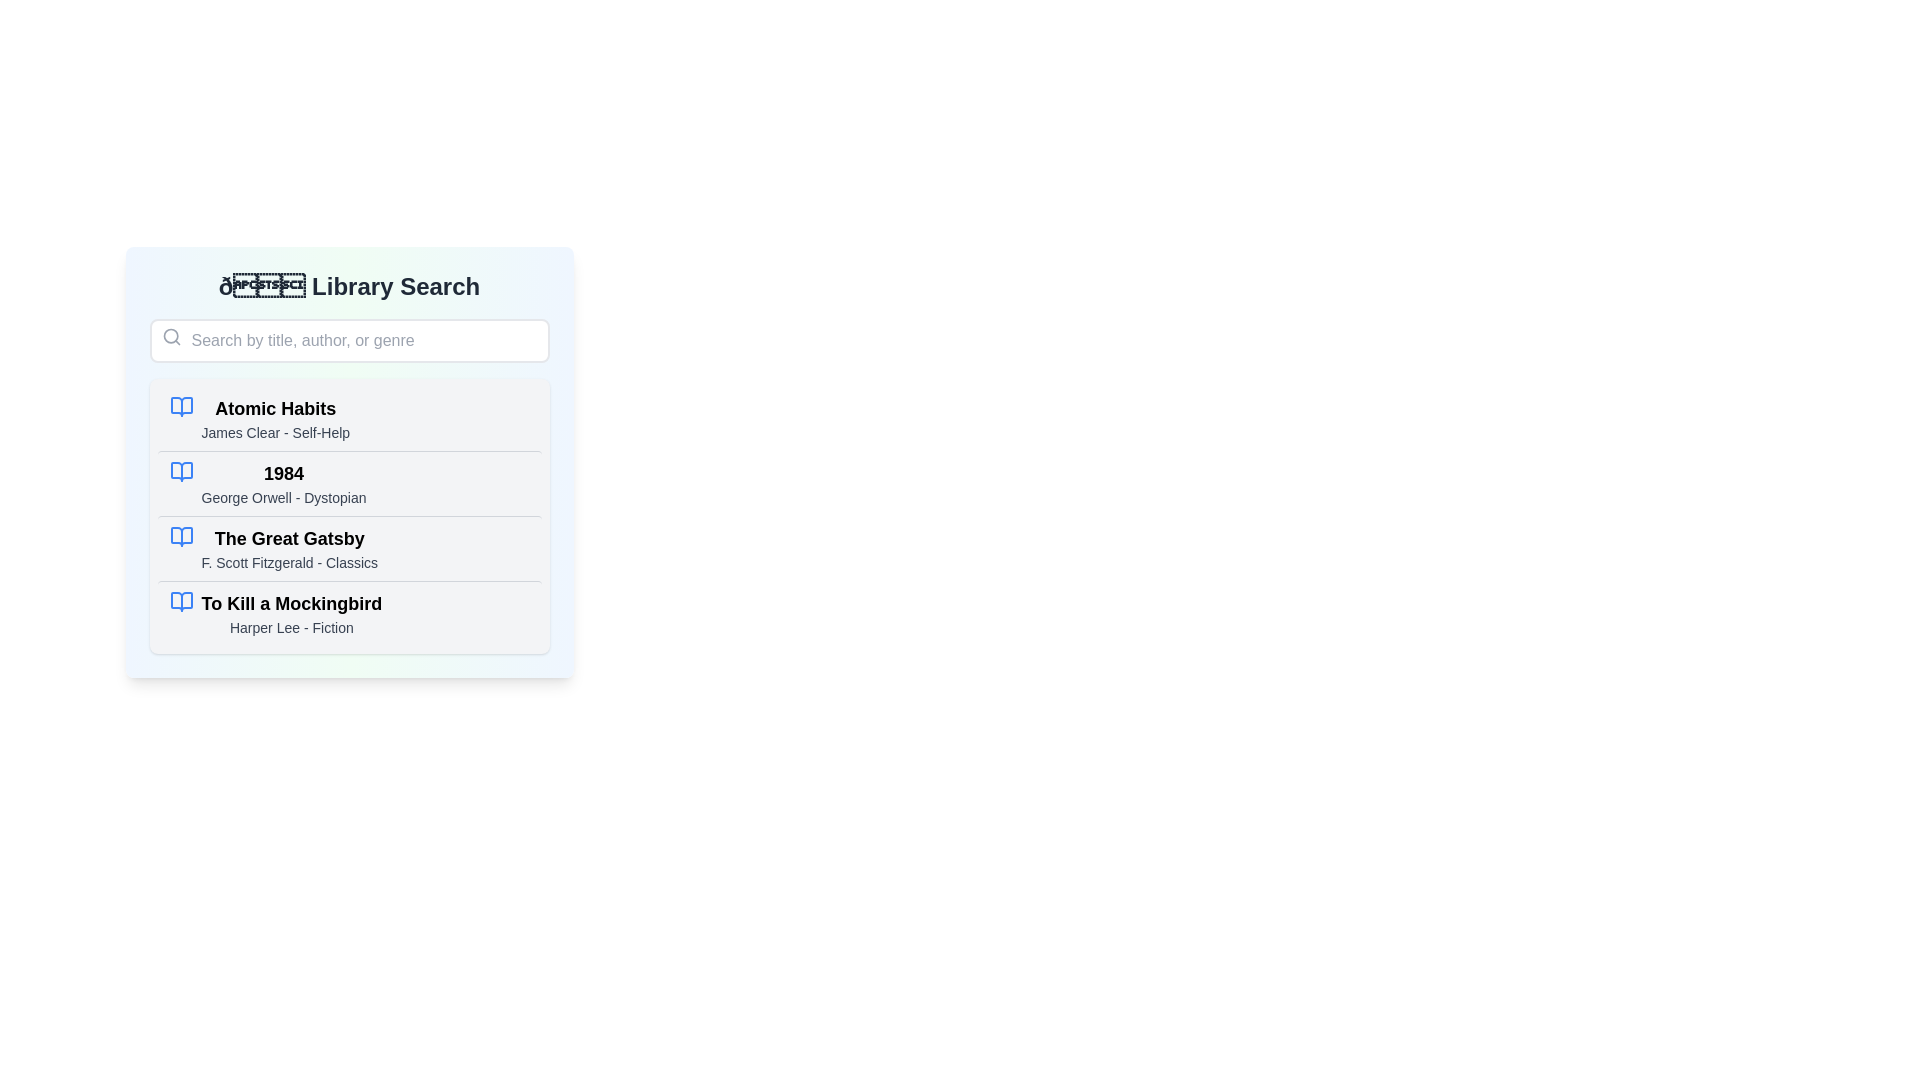 Image resolution: width=1920 pixels, height=1080 pixels. What do you see at coordinates (349, 612) in the screenshot?
I see `the list entry for 'To Kill a Mockingbird' by Harper Lee, which features a blue open book icon and is the fourth entry in the list` at bounding box center [349, 612].